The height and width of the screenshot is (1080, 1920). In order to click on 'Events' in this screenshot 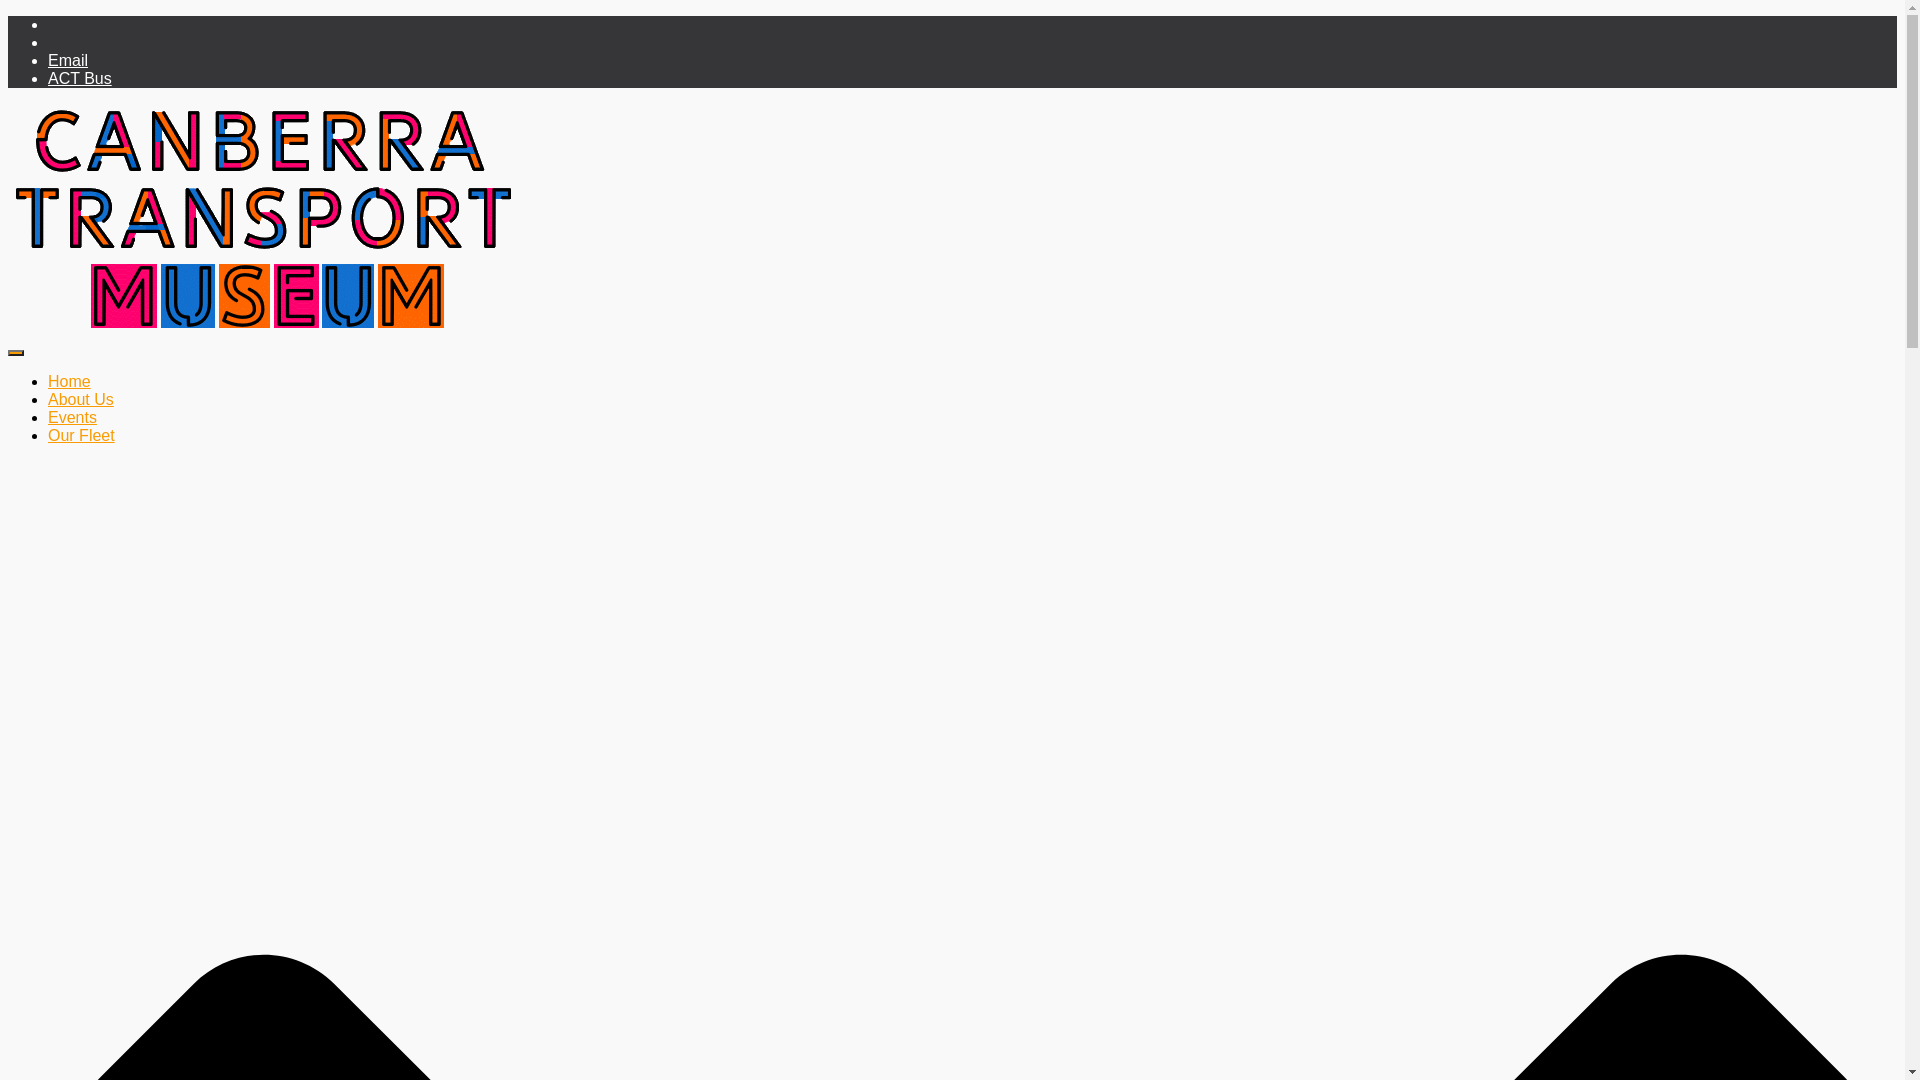, I will do `click(48, 416)`.